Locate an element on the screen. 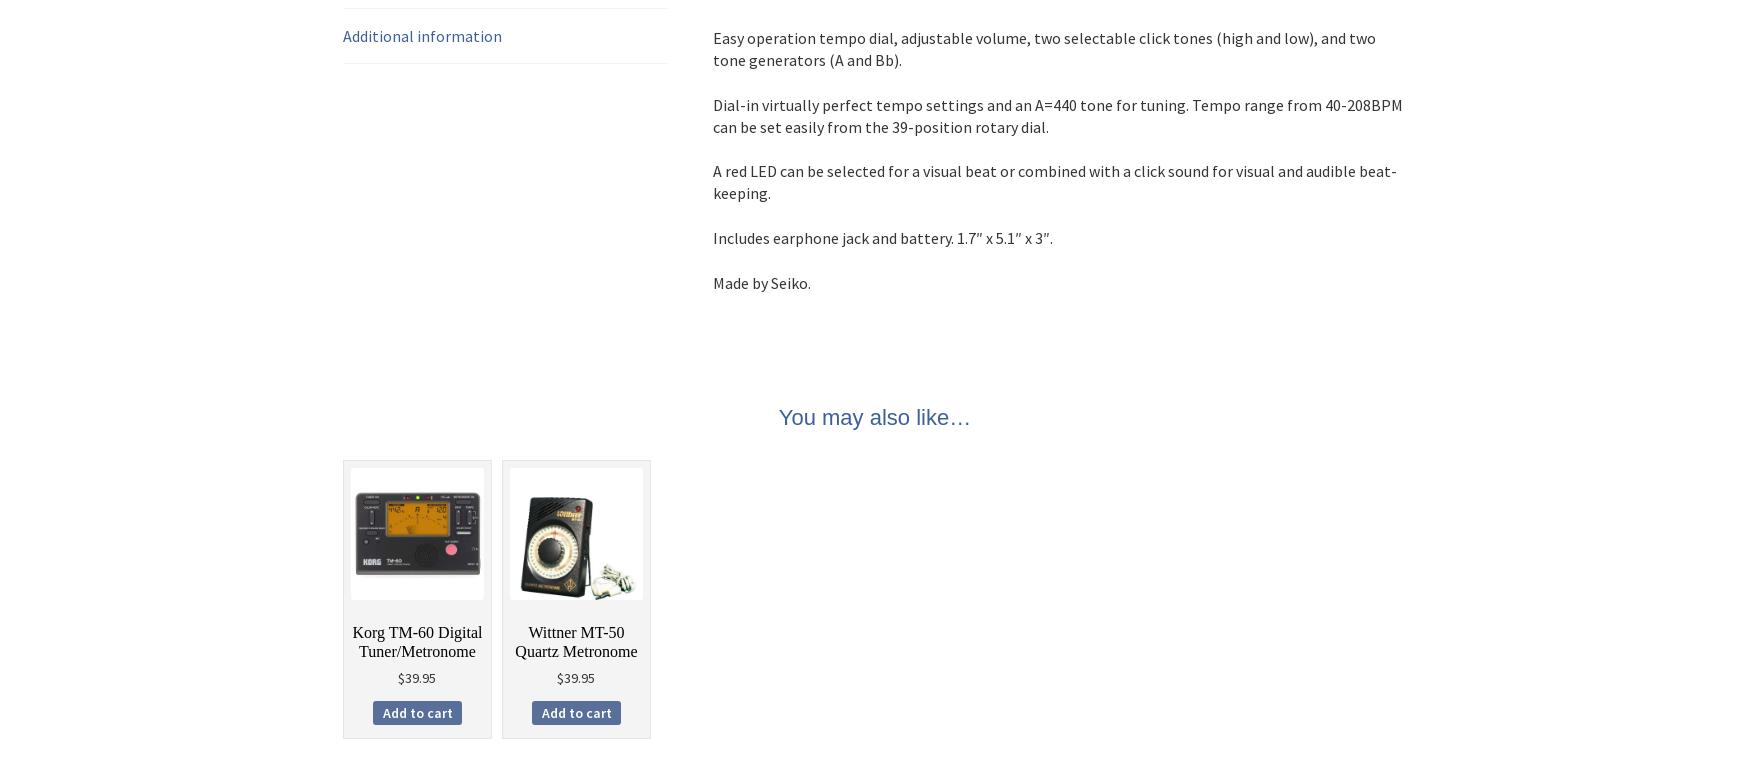  'Wittner MT-50 Quartz Metronome' is located at coordinates (575, 640).